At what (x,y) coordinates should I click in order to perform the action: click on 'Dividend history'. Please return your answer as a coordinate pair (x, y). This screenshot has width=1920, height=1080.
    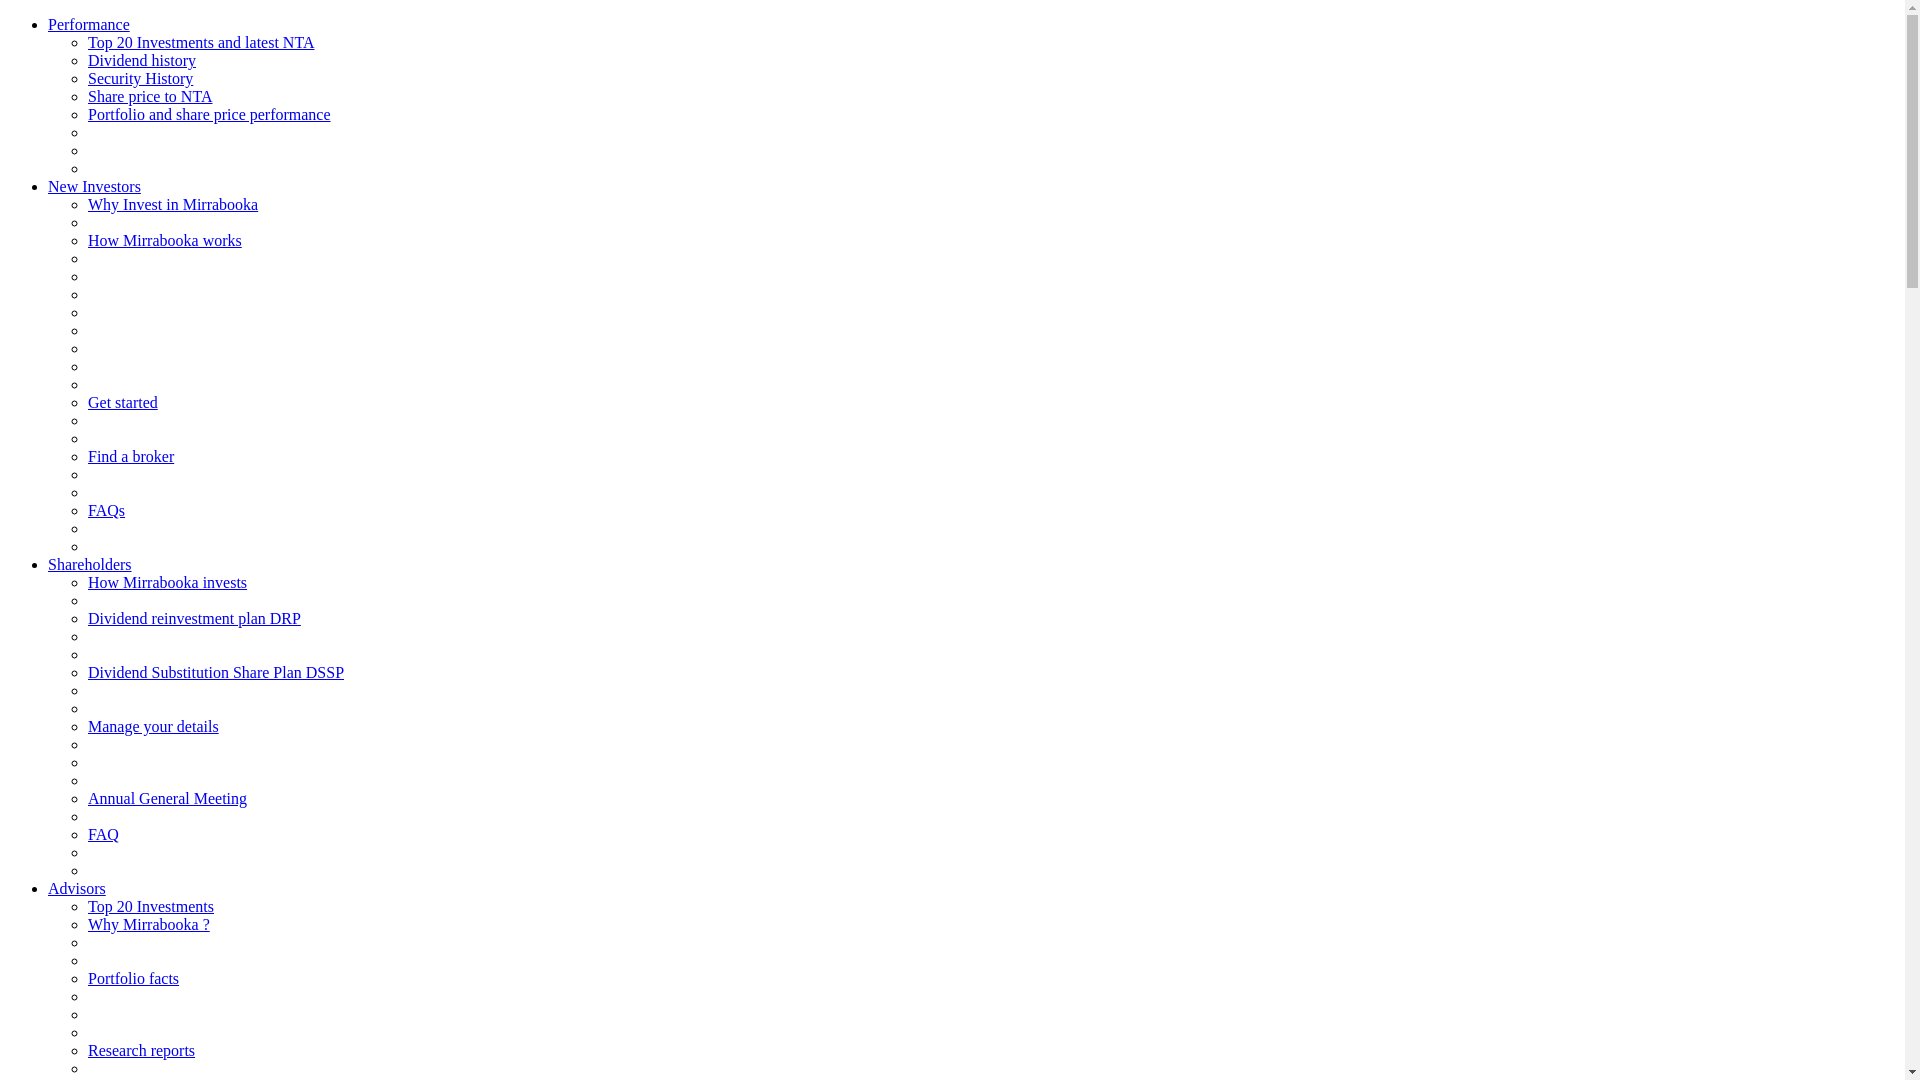
    Looking at the image, I should click on (141, 59).